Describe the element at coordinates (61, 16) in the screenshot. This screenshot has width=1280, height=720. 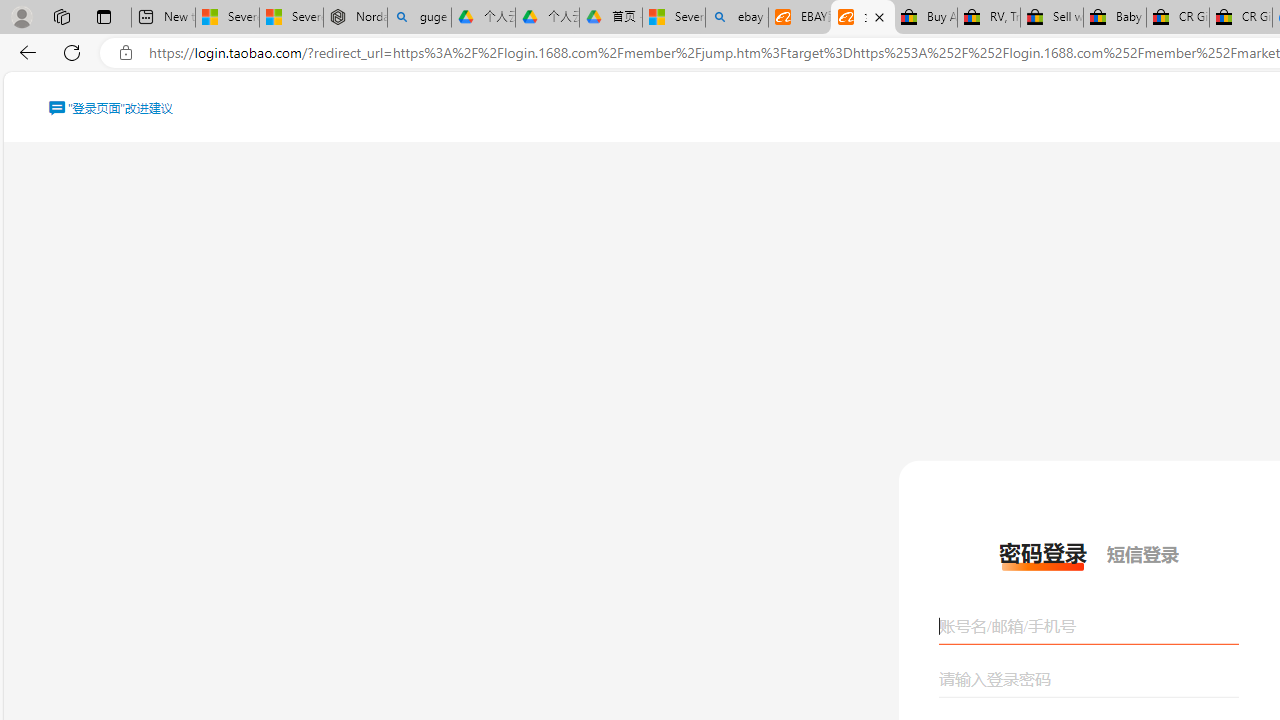
I see `'Workspaces'` at that location.